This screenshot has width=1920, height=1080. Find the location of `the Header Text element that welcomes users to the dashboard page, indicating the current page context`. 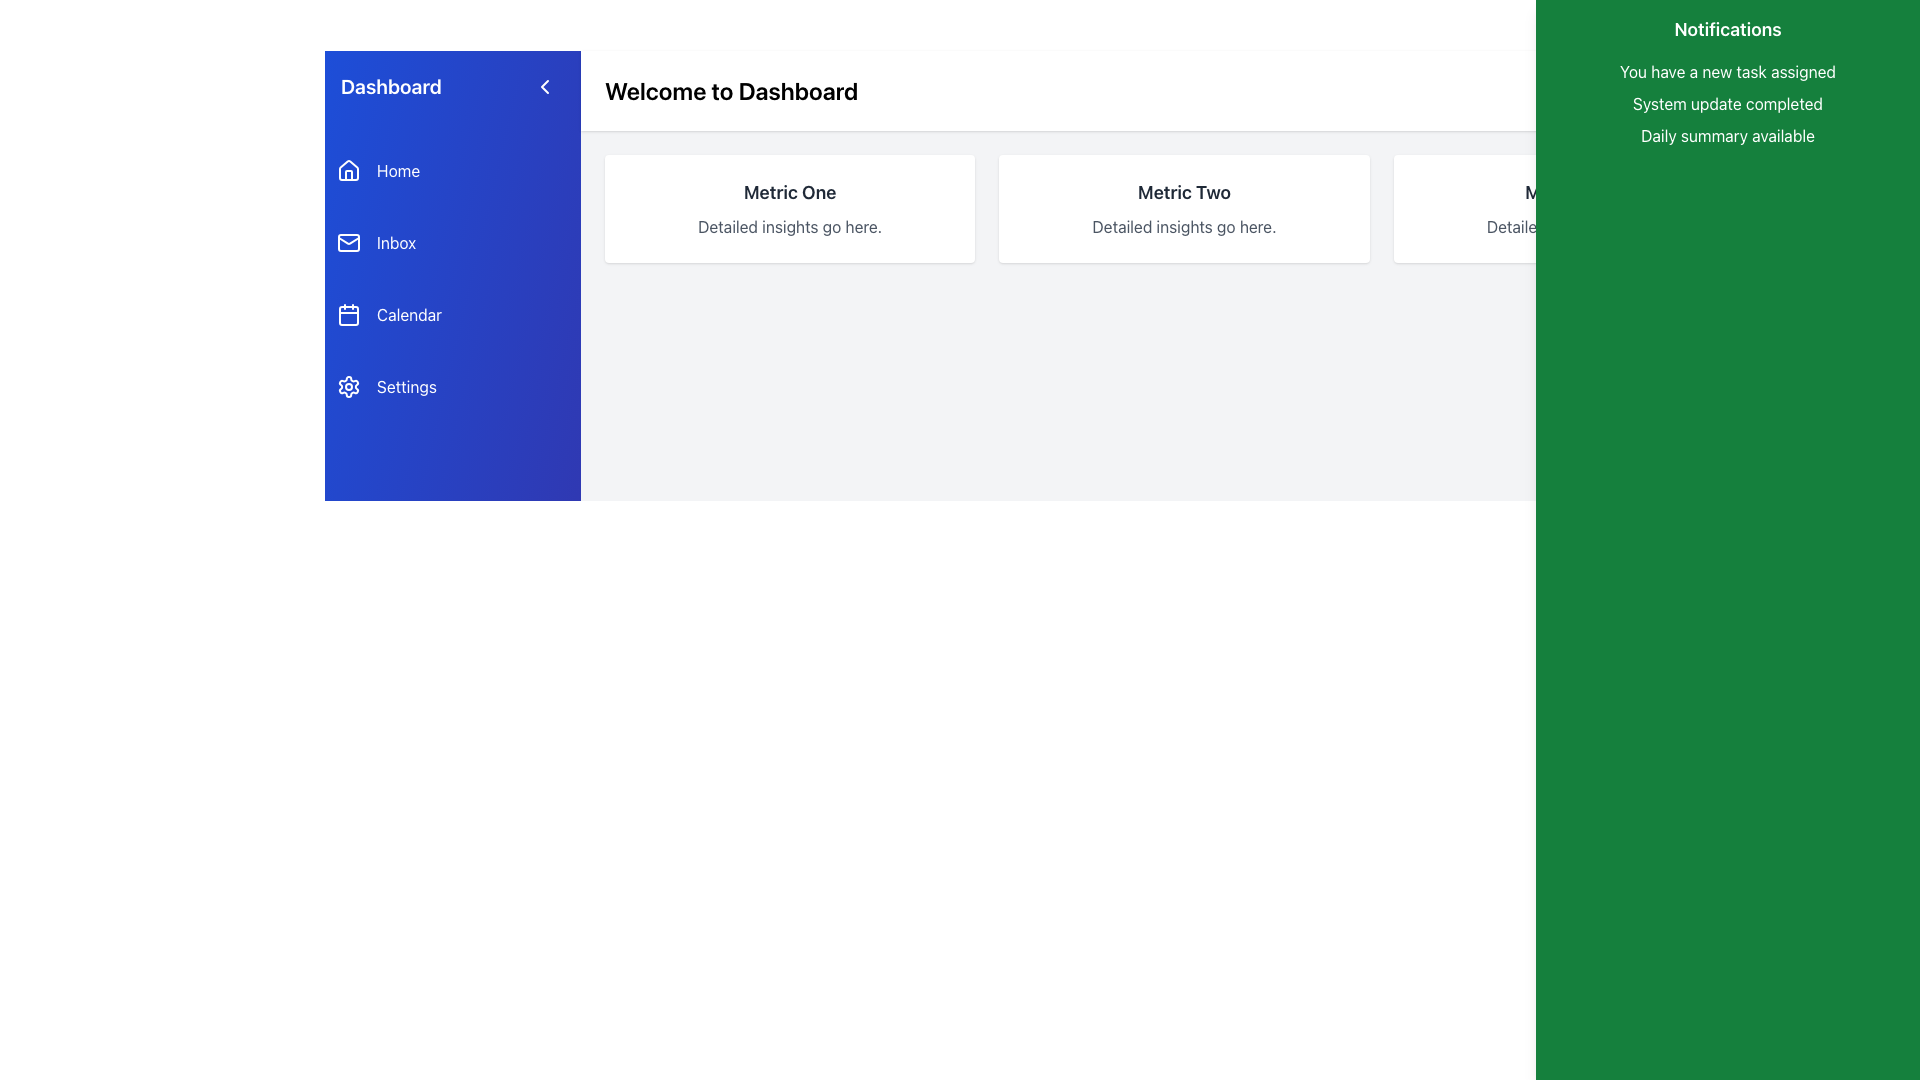

the Header Text element that welcomes users to the dashboard page, indicating the current page context is located at coordinates (730, 91).